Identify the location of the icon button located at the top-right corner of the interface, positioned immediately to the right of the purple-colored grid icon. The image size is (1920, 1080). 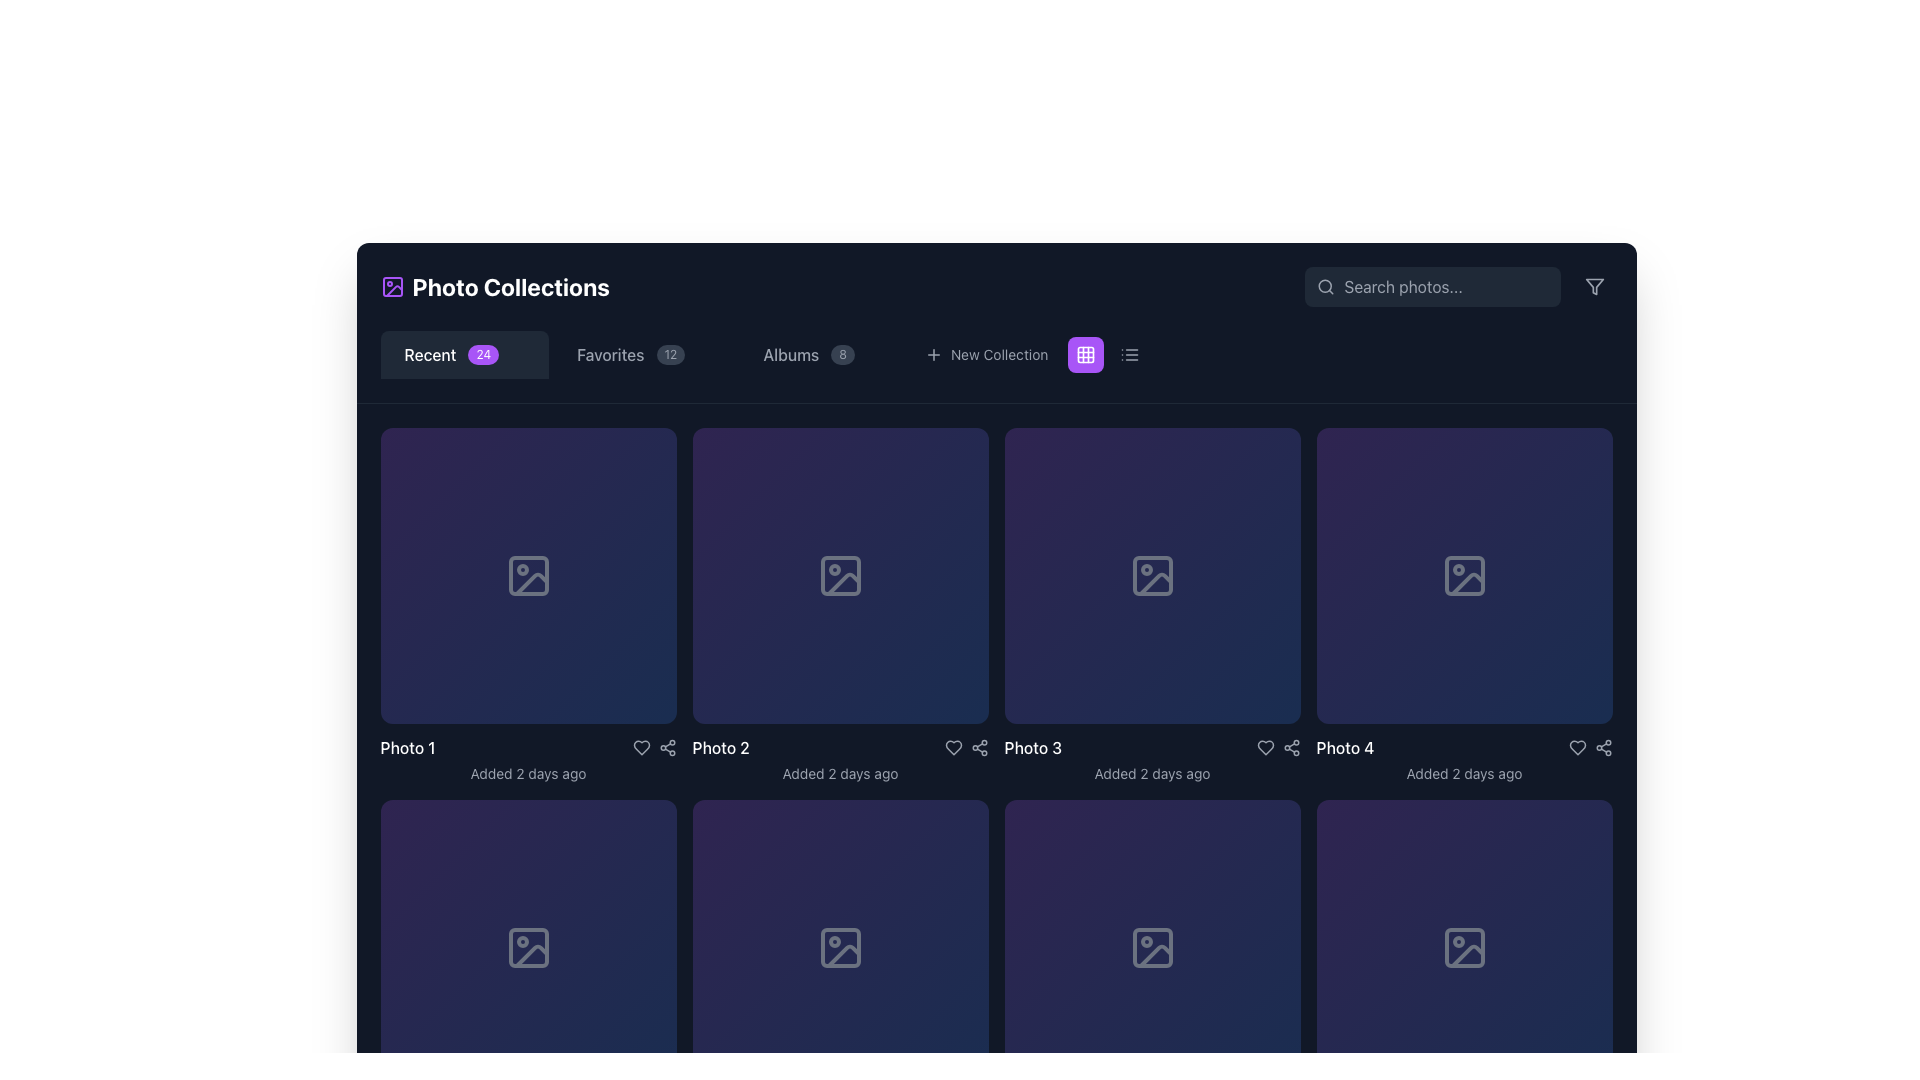
(1130, 353).